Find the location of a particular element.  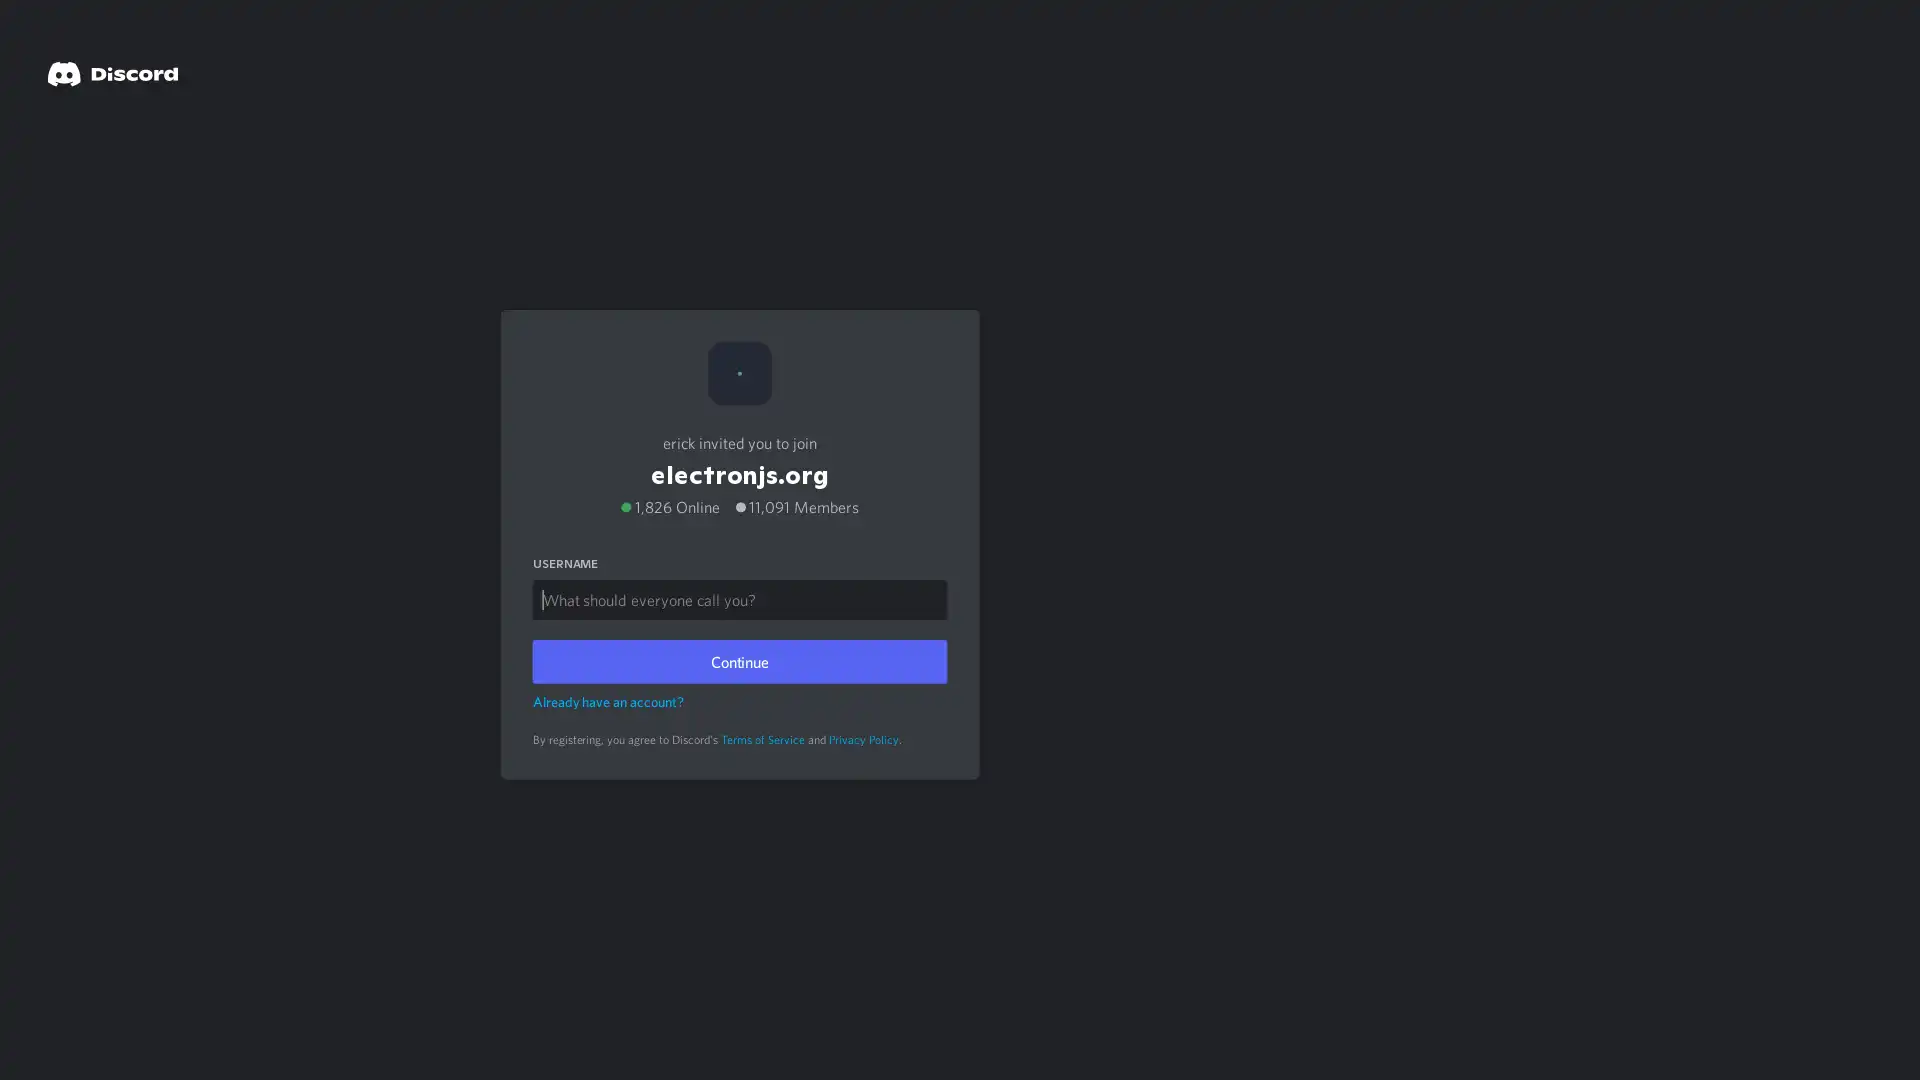

Continue is located at coordinates (738, 656).